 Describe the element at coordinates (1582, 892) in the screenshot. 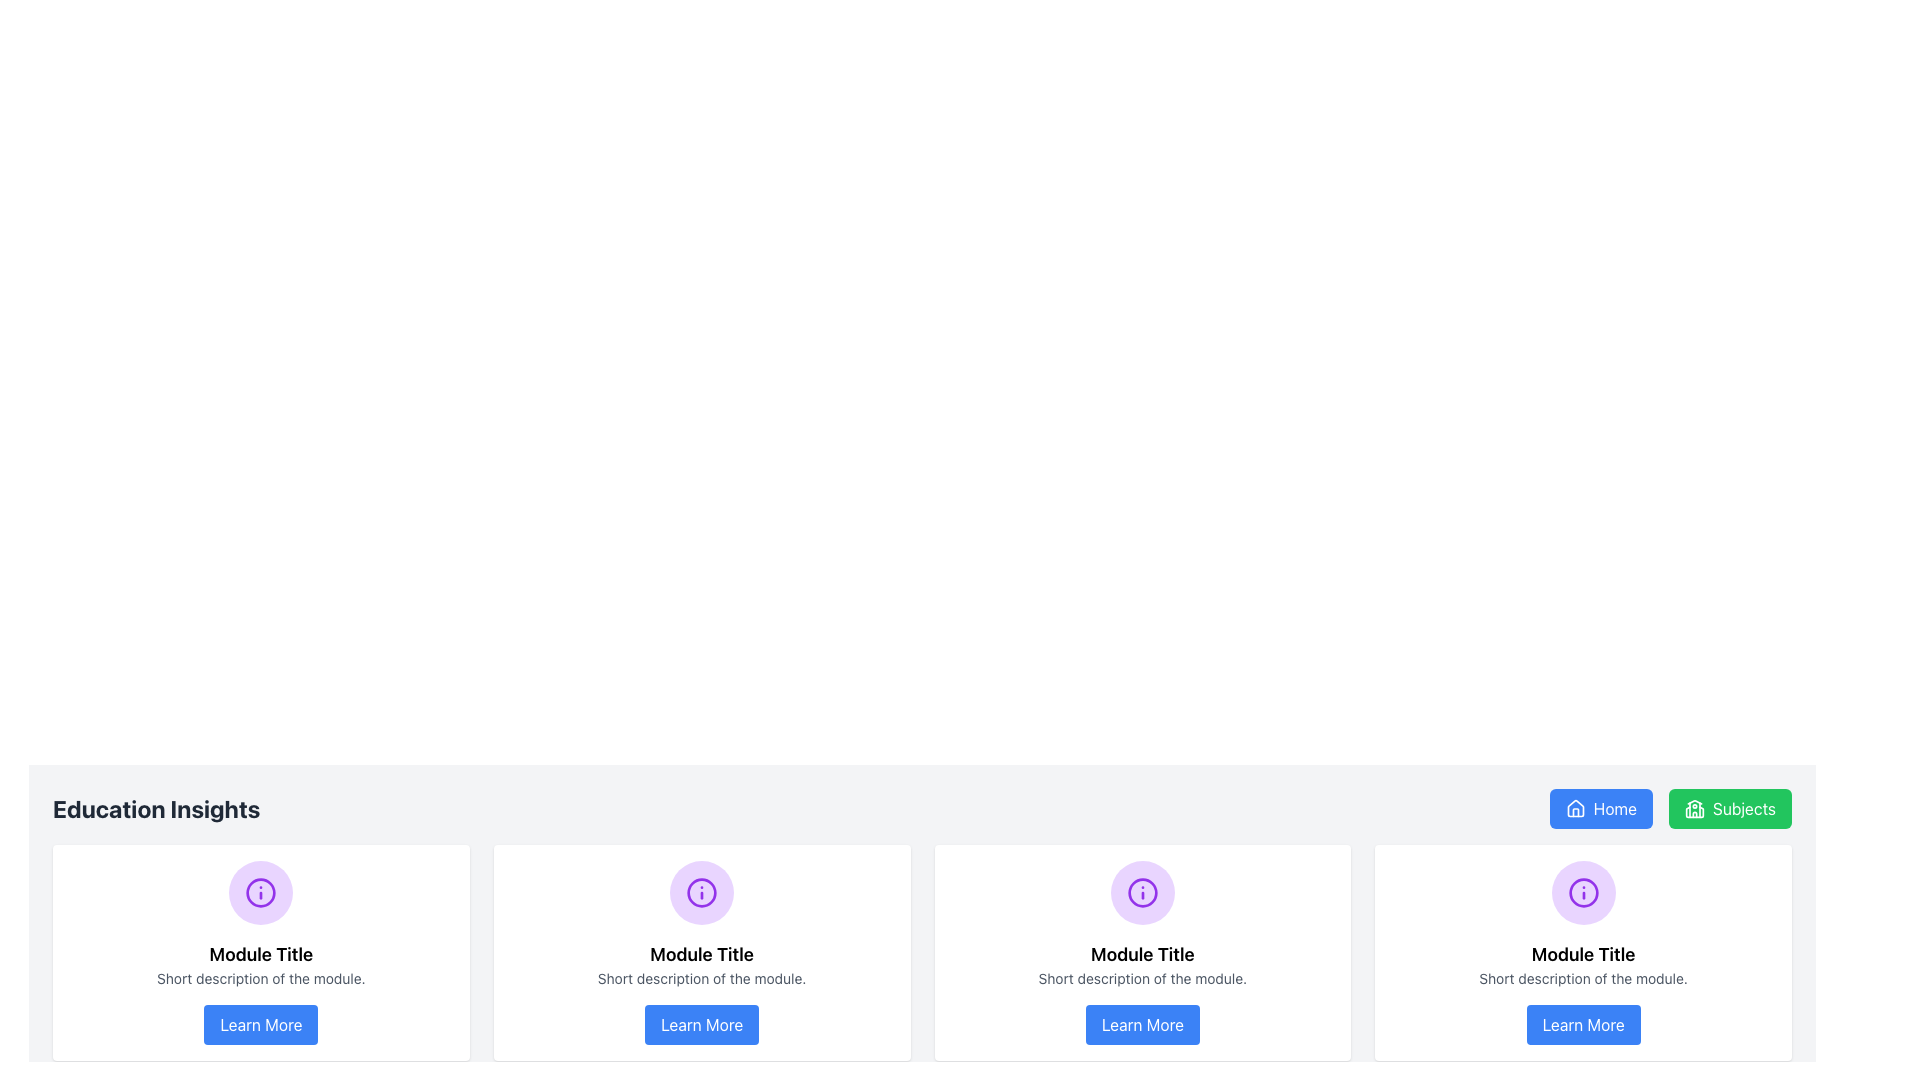

I see `the circular image icon with a purple background and 'info' symbol, located centrally within the fourth module card titled 'Module Title'` at that location.